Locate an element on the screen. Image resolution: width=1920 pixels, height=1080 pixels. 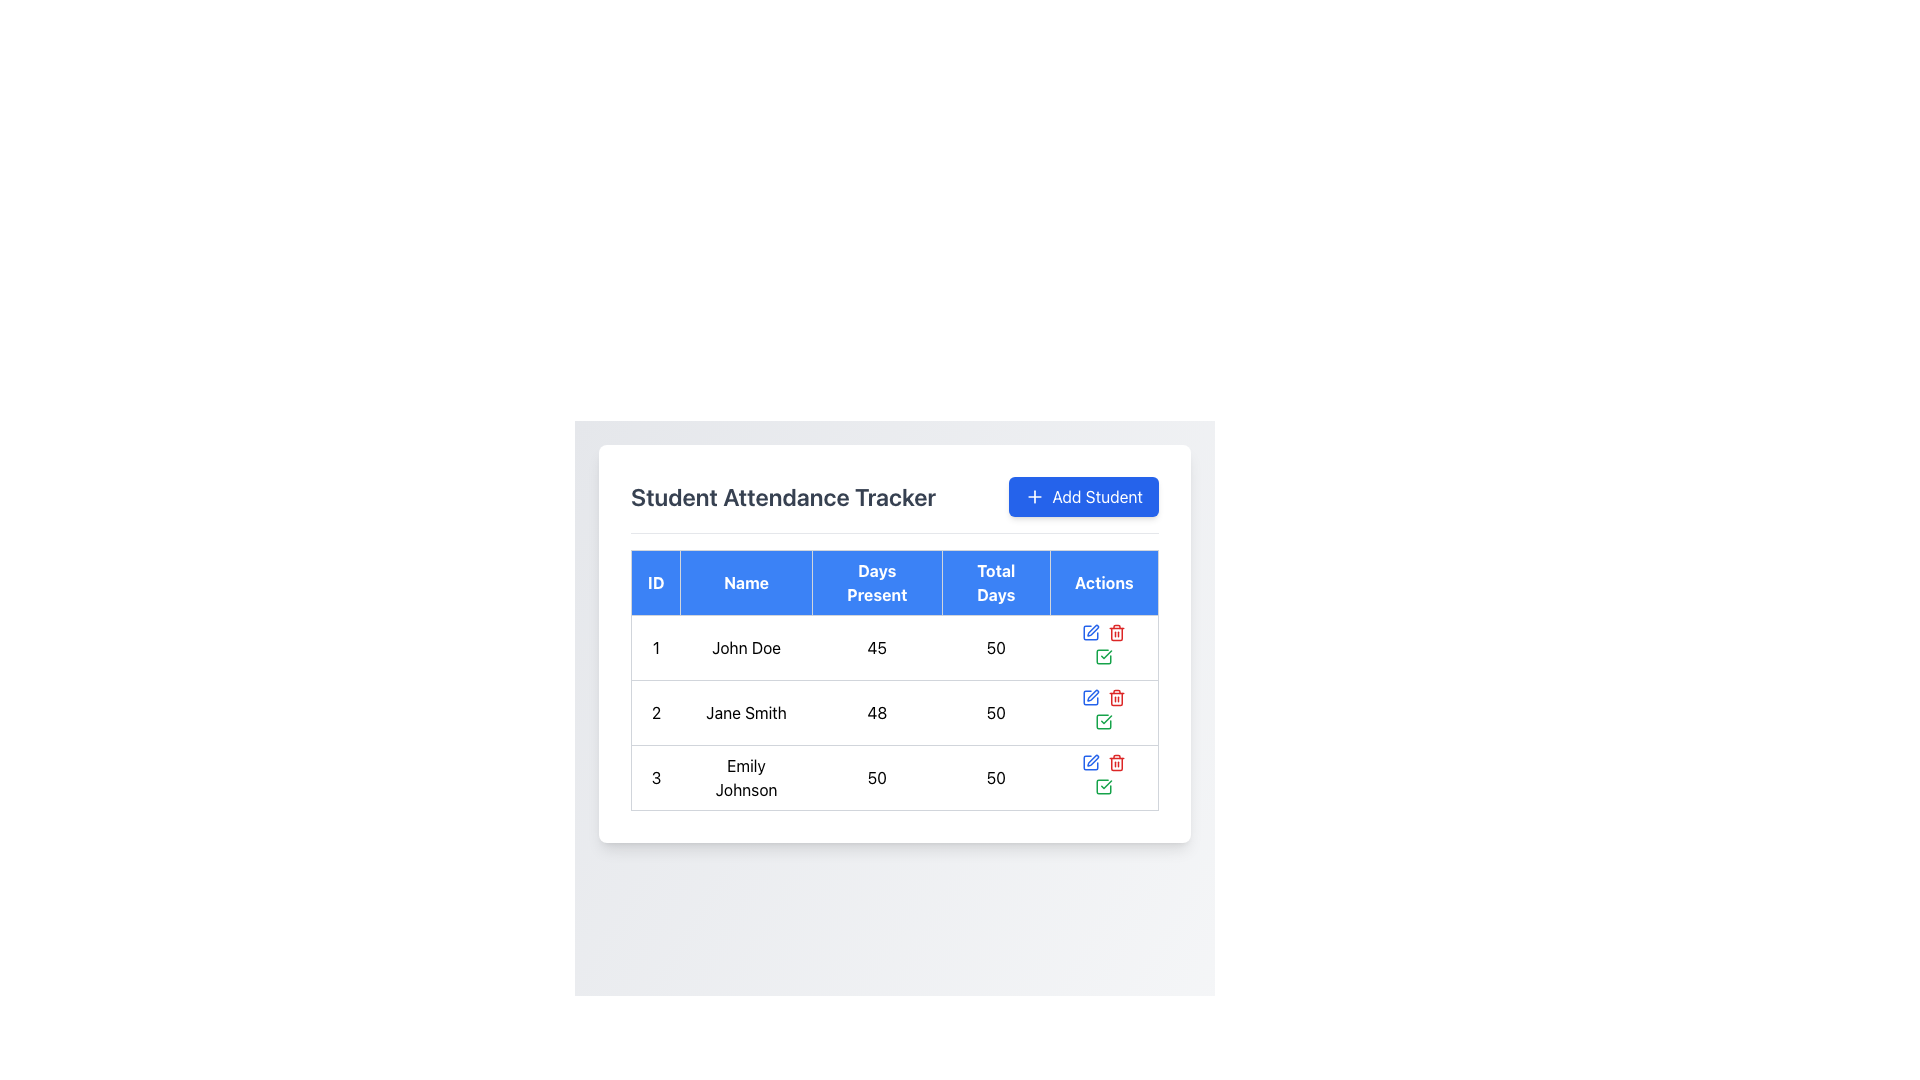
the 'Days Present' column header in the Student Attendance Tracker table, which is the third element from the left in the header row is located at coordinates (877, 582).